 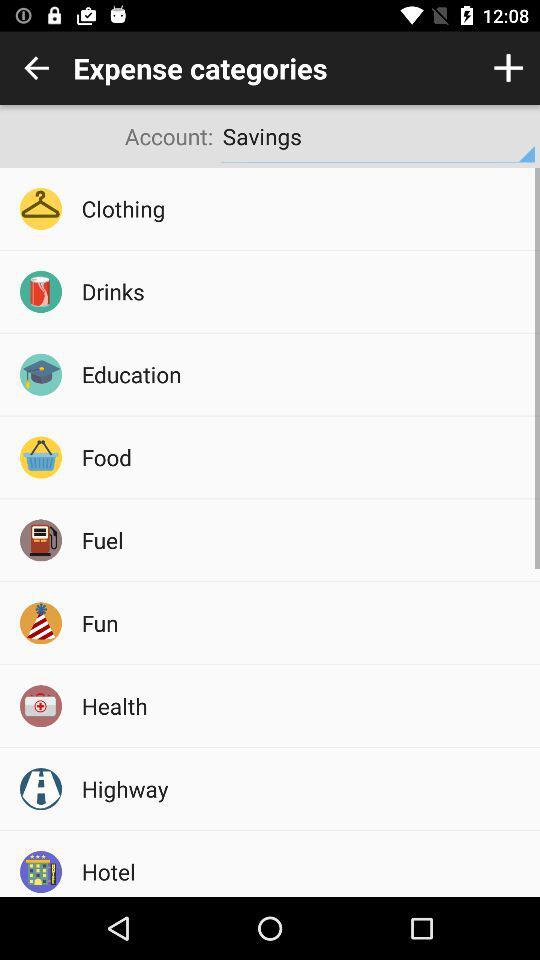 I want to click on the item below account: item, so click(x=303, y=208).